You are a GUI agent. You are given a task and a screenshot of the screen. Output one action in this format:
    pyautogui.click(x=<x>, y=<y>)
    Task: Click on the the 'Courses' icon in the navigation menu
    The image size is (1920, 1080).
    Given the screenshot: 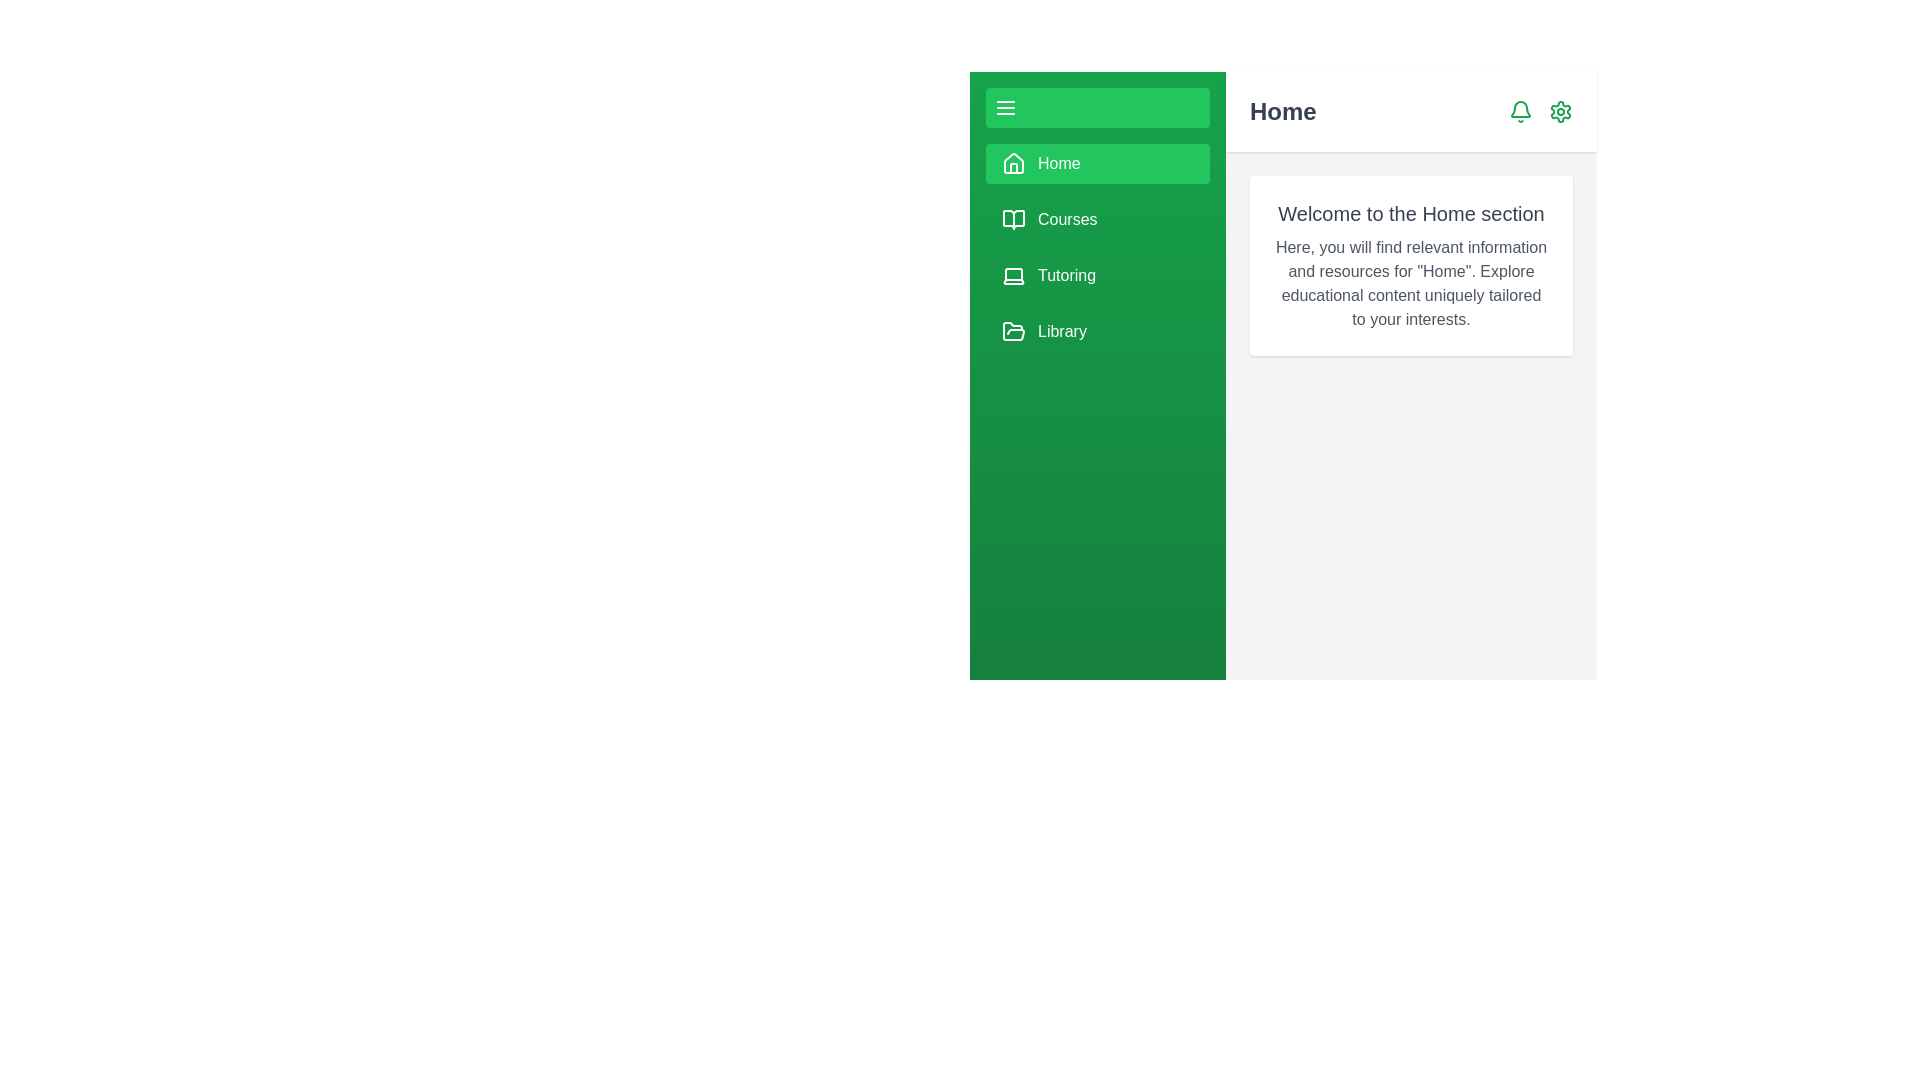 What is the action you would take?
    pyautogui.click(x=1013, y=219)
    